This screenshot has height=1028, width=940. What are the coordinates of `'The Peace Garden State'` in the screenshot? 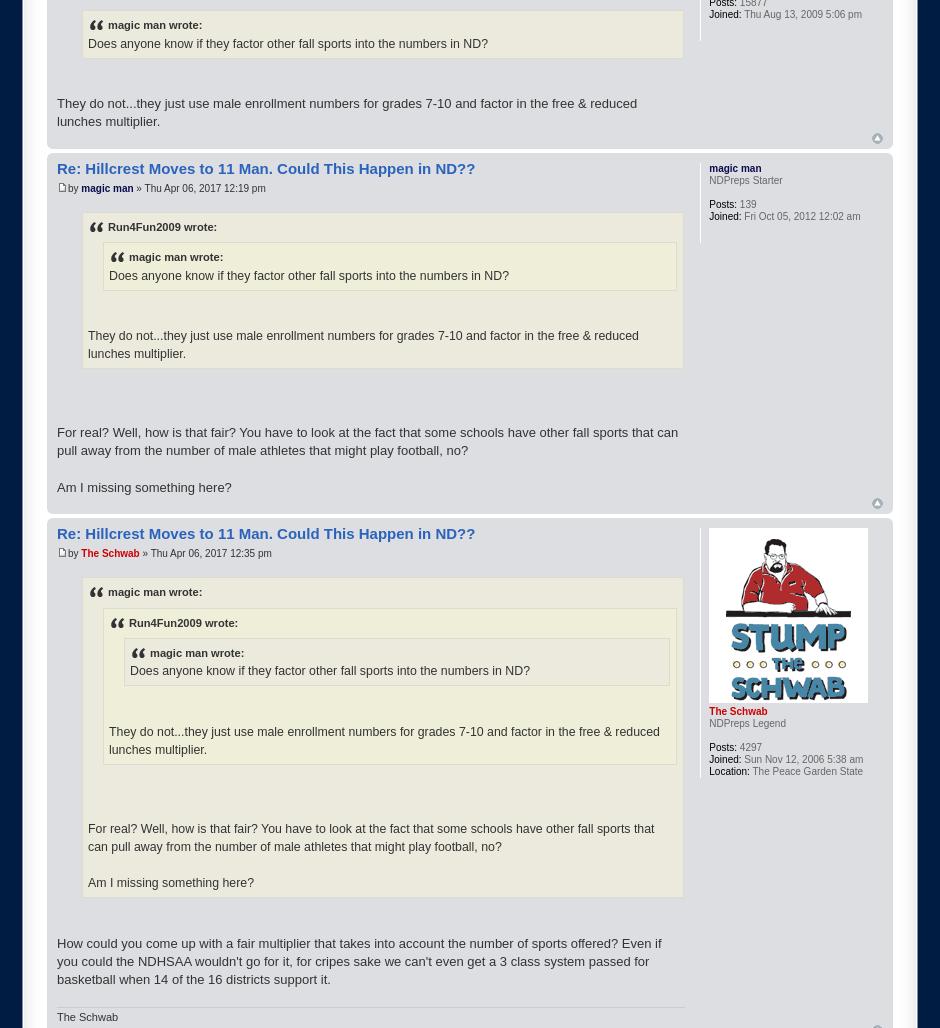 It's located at (805, 769).